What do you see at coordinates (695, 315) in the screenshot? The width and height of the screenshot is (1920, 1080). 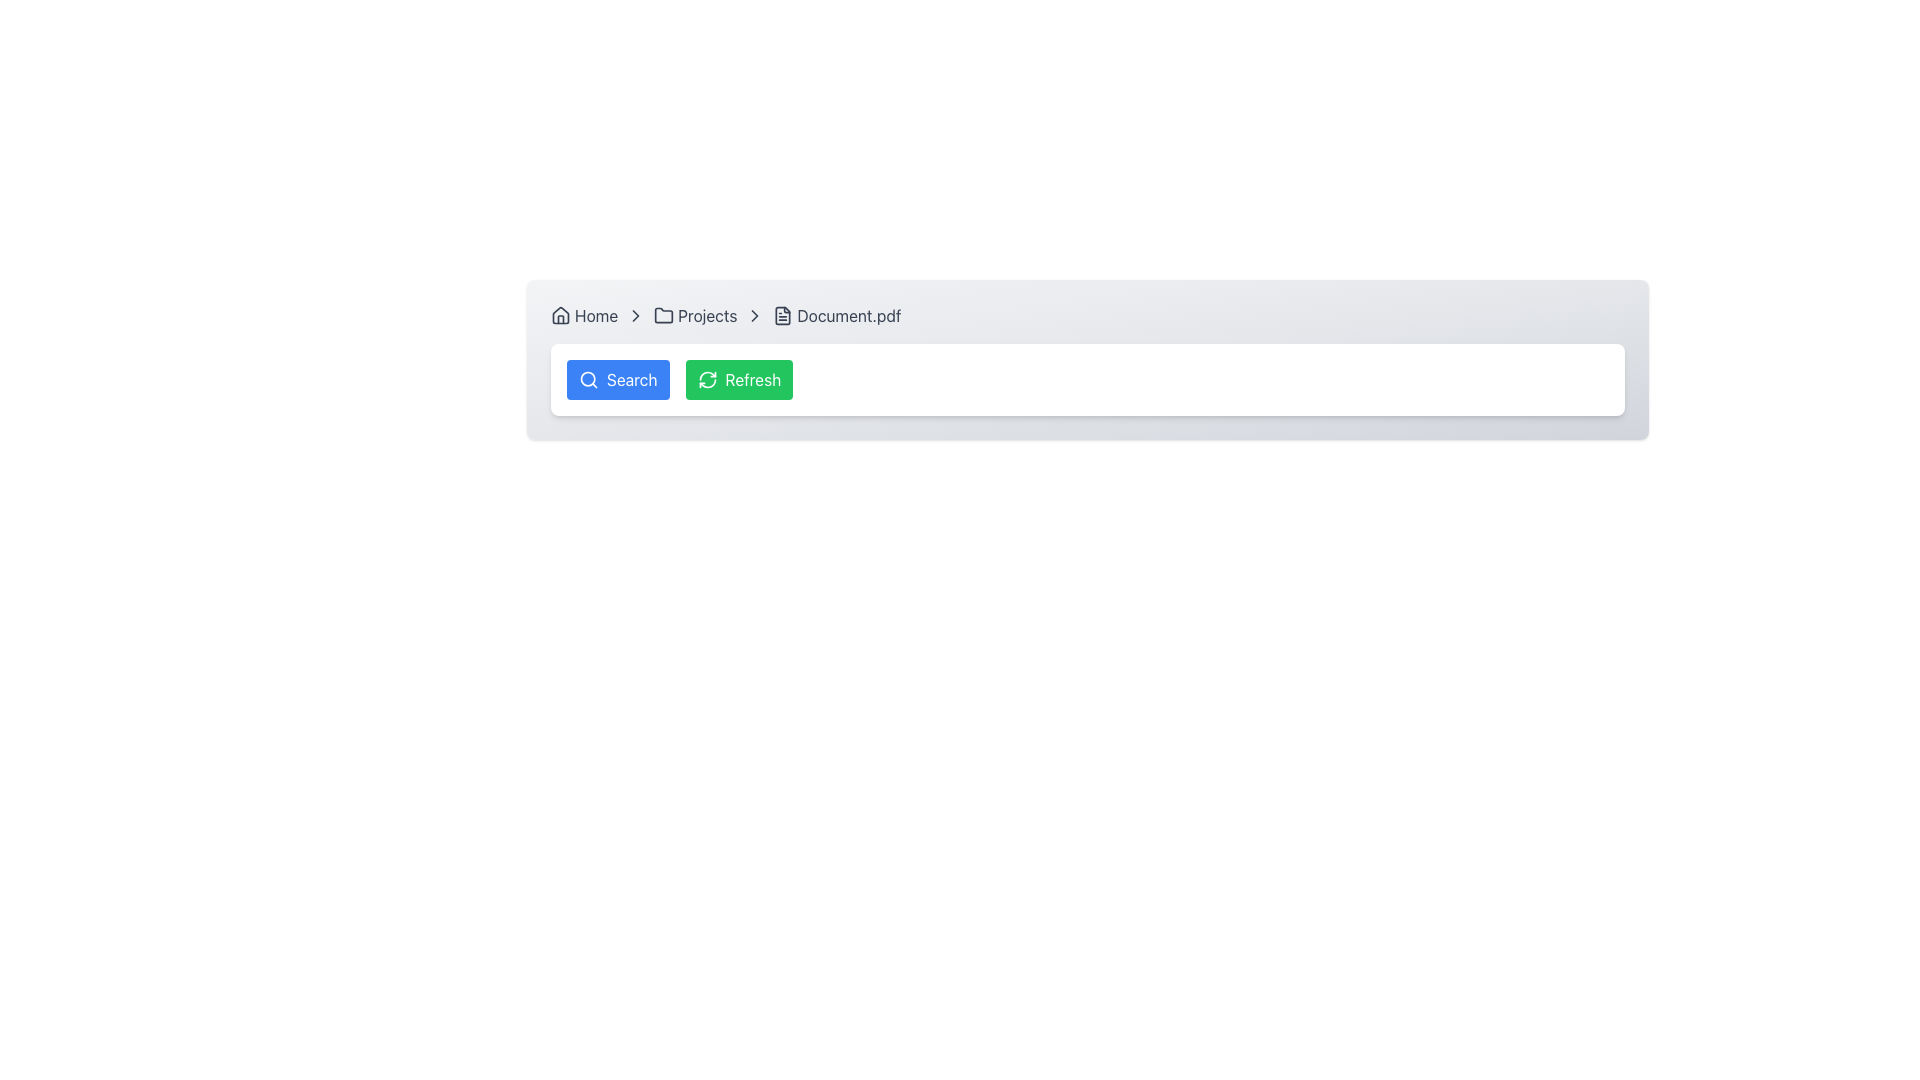 I see `the 'Projects' navigation link in the breadcrumb bar` at bounding box center [695, 315].